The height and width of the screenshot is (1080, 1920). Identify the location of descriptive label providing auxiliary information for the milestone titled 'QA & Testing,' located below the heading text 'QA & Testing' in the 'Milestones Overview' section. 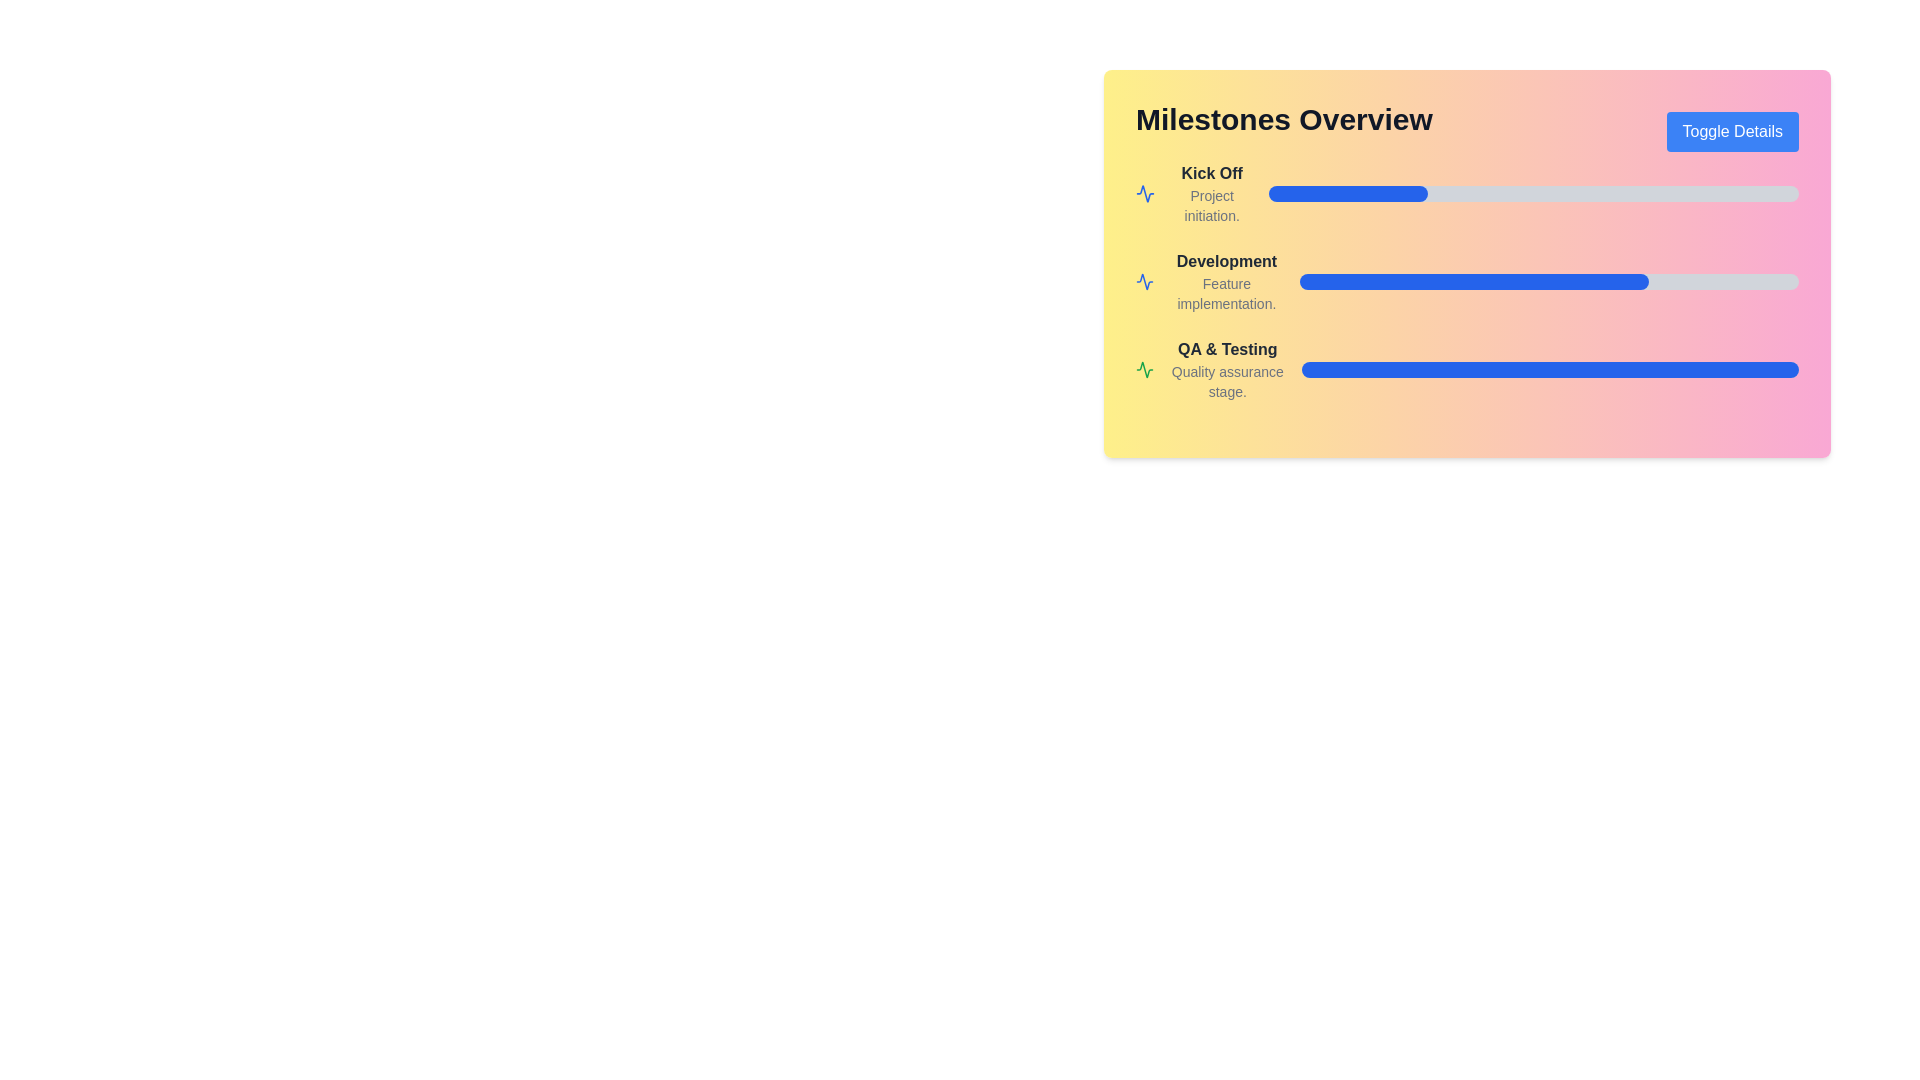
(1226, 381).